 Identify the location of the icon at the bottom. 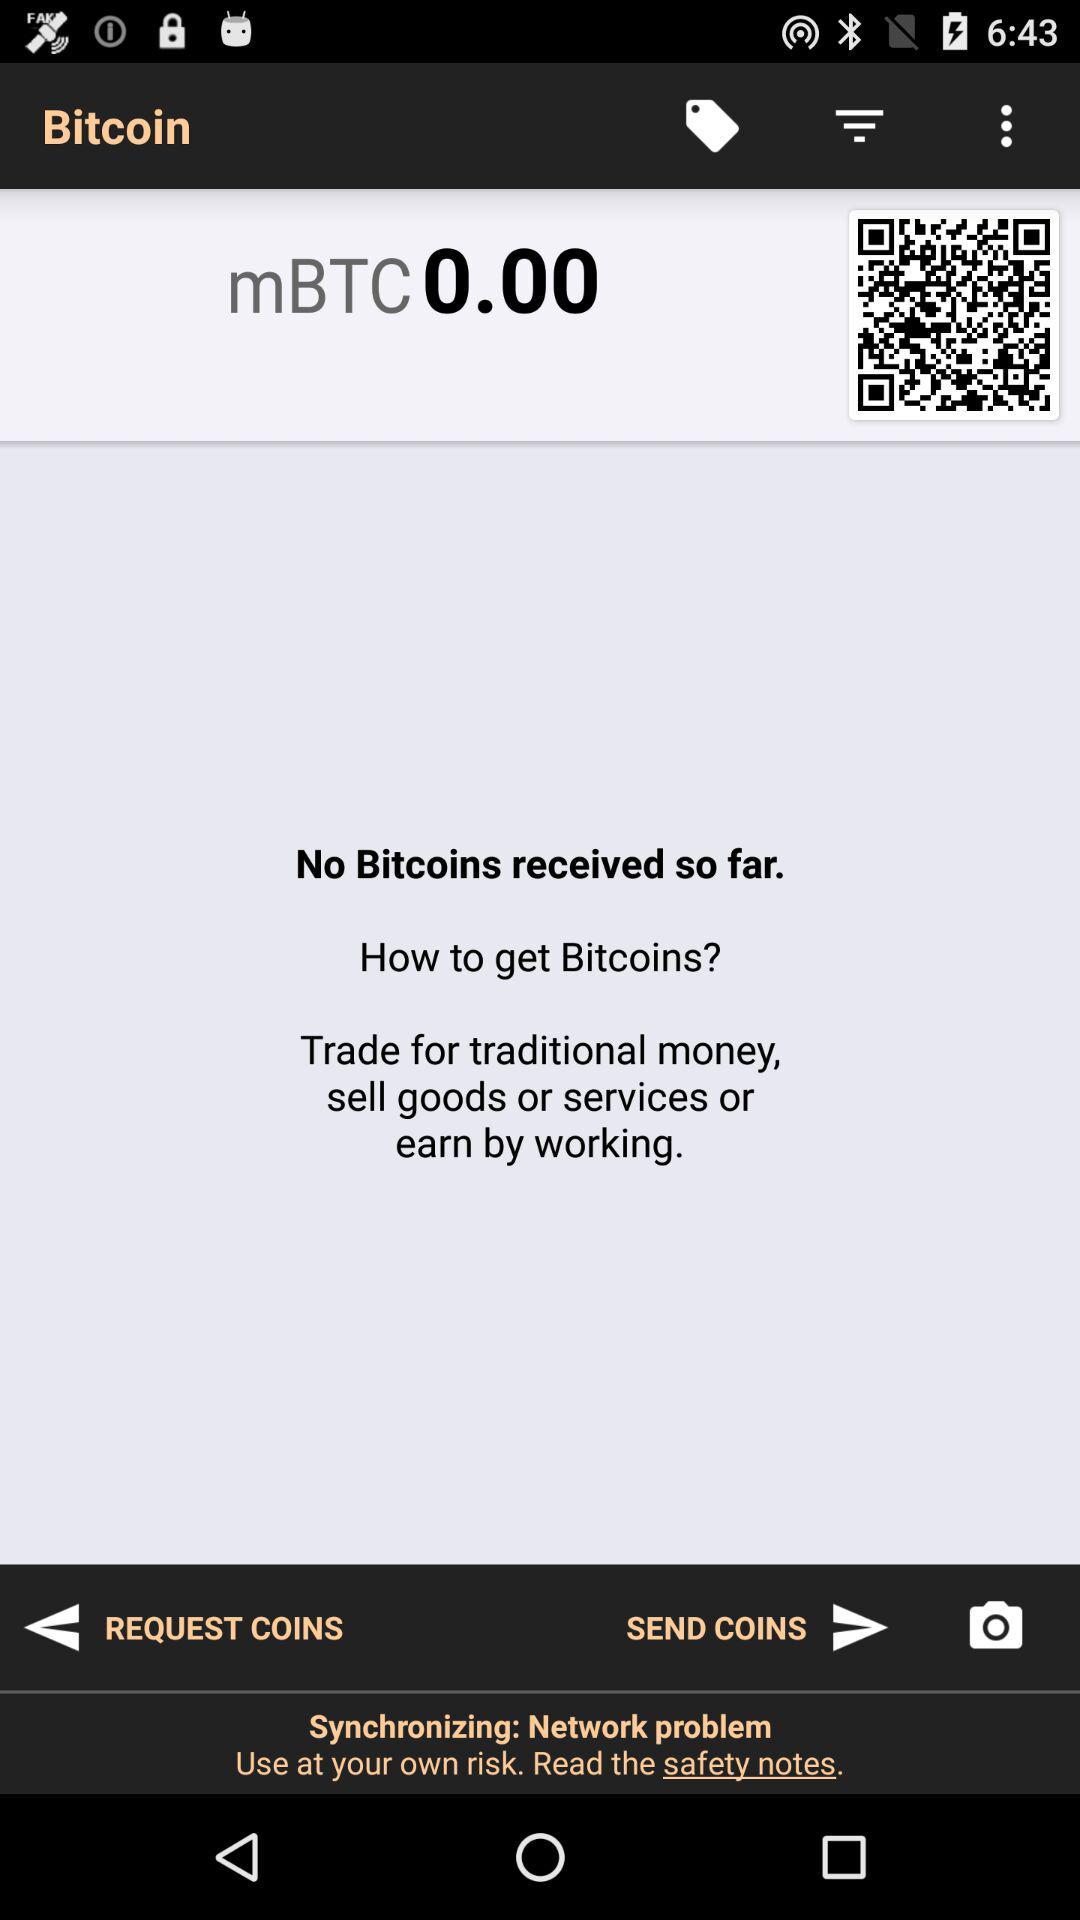
(540, 1742).